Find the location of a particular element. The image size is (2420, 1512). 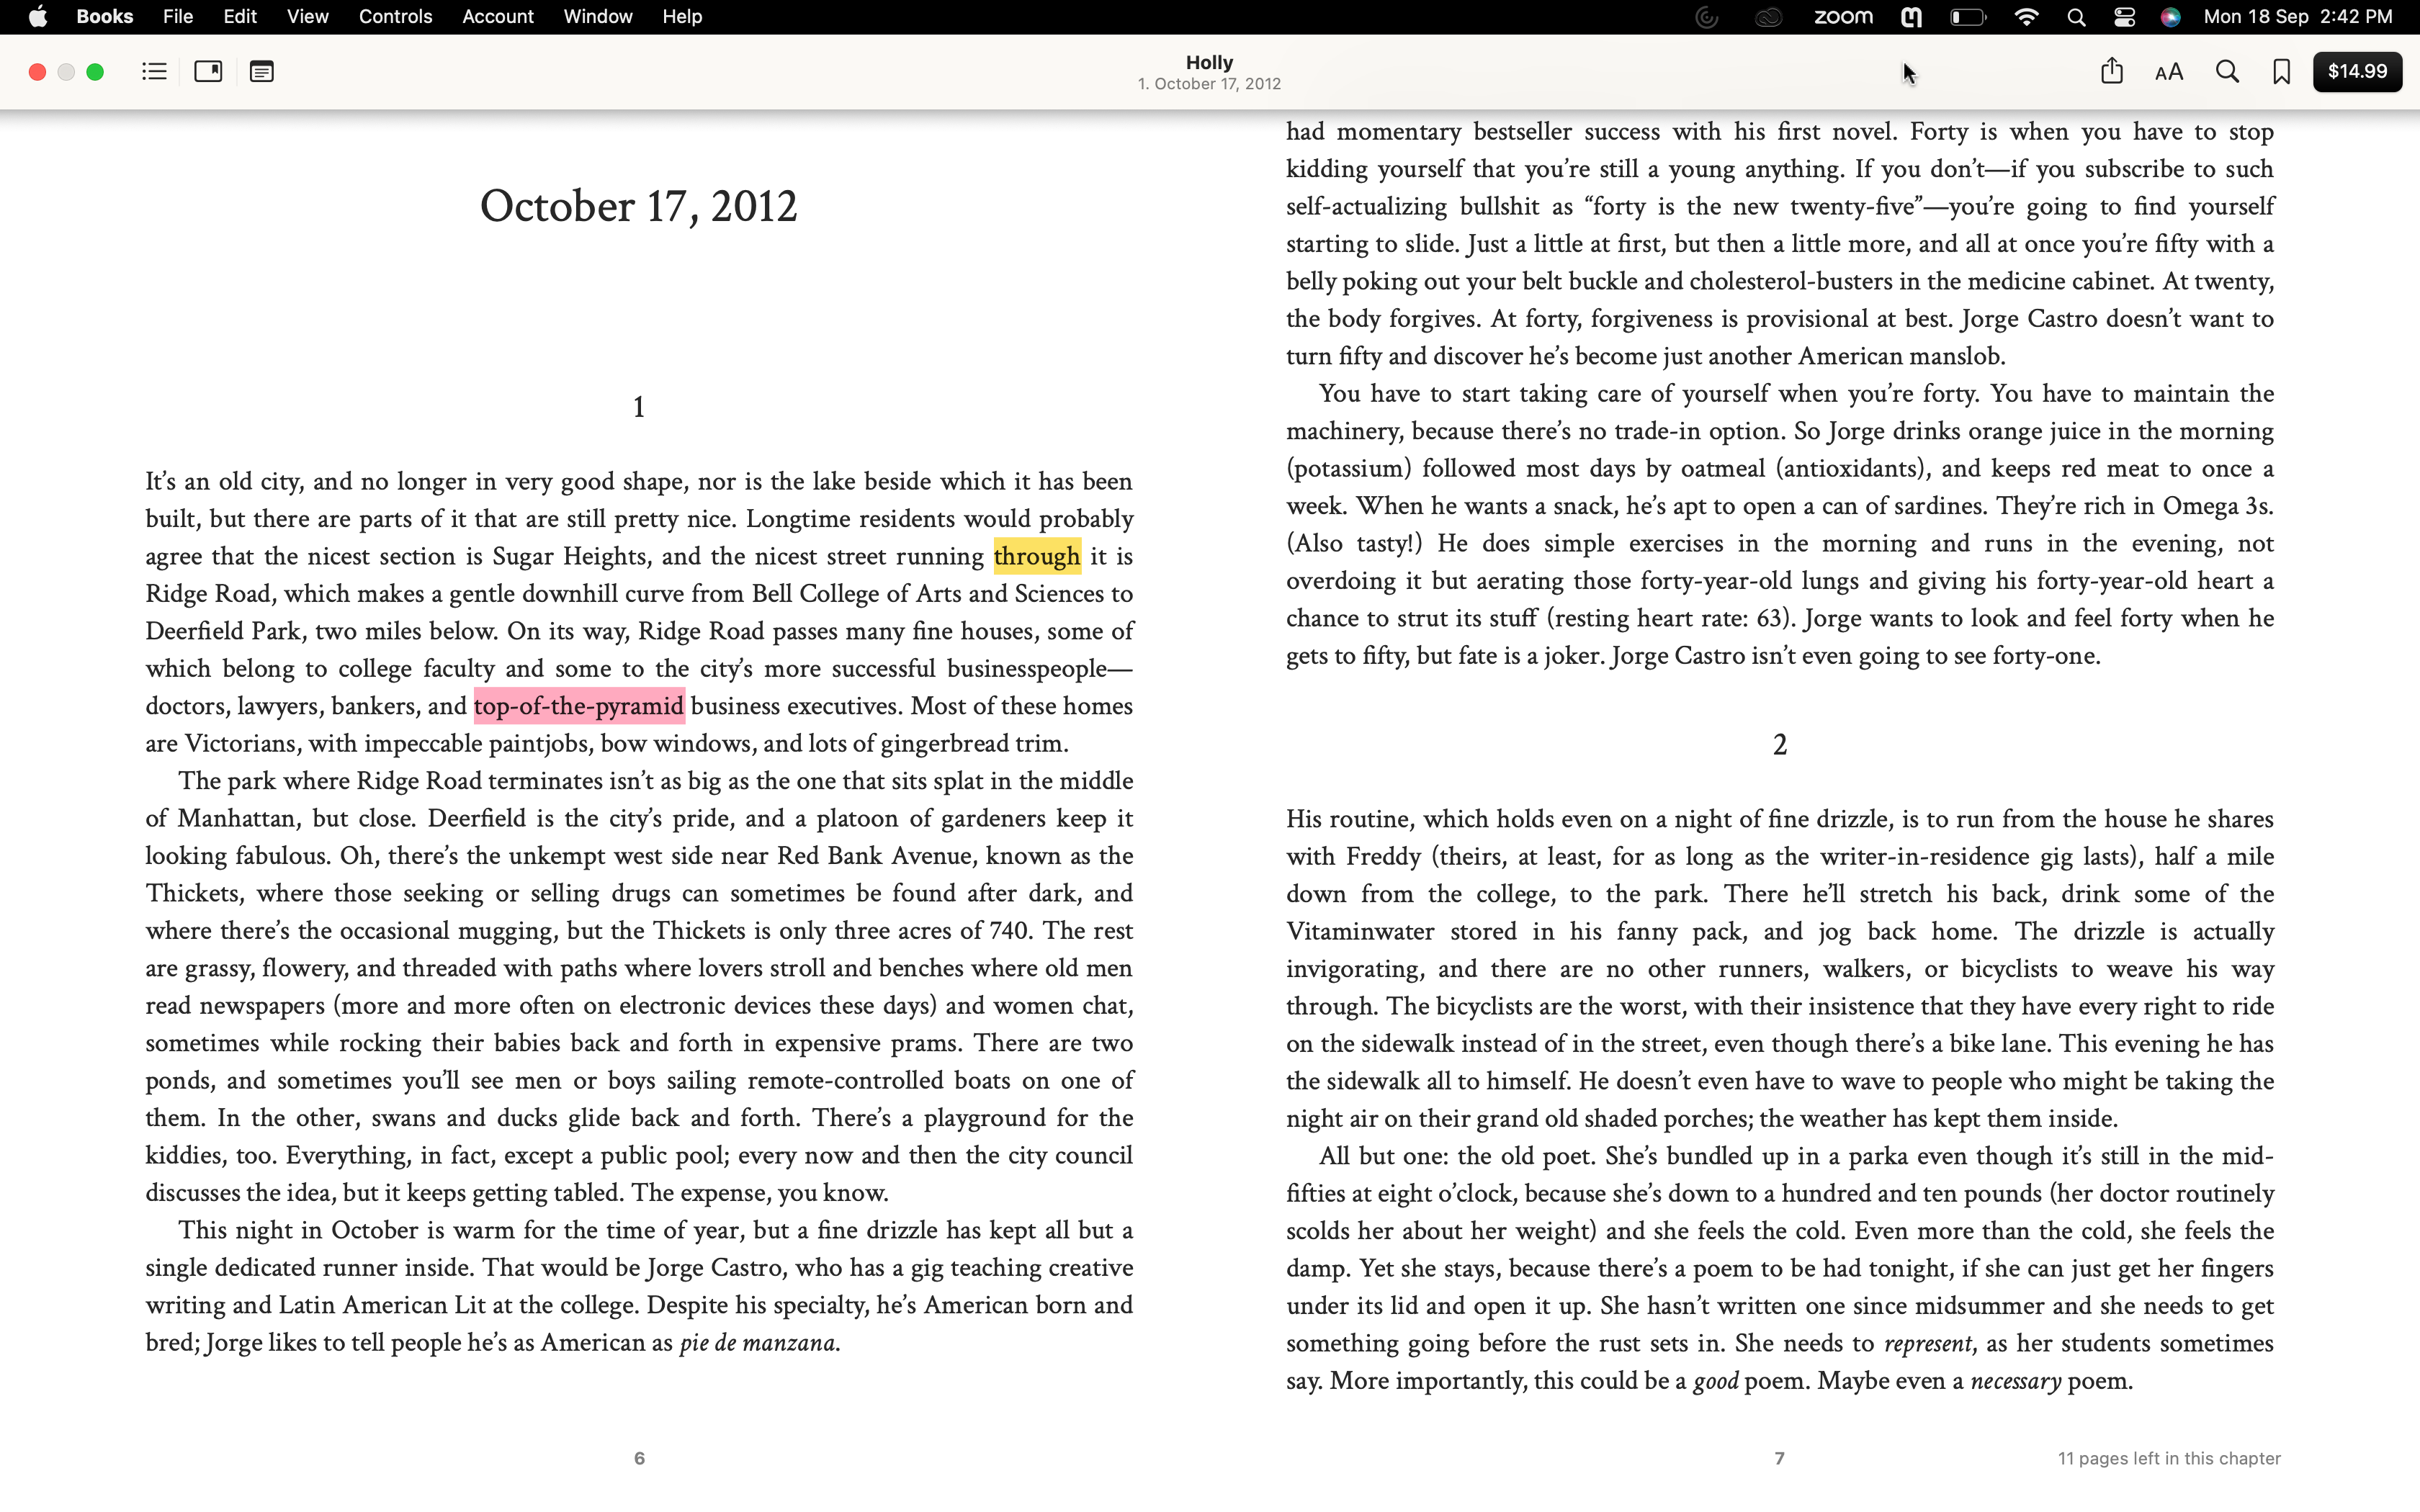

Scroll down to see the next chapter is located at coordinates (504570, 151956).